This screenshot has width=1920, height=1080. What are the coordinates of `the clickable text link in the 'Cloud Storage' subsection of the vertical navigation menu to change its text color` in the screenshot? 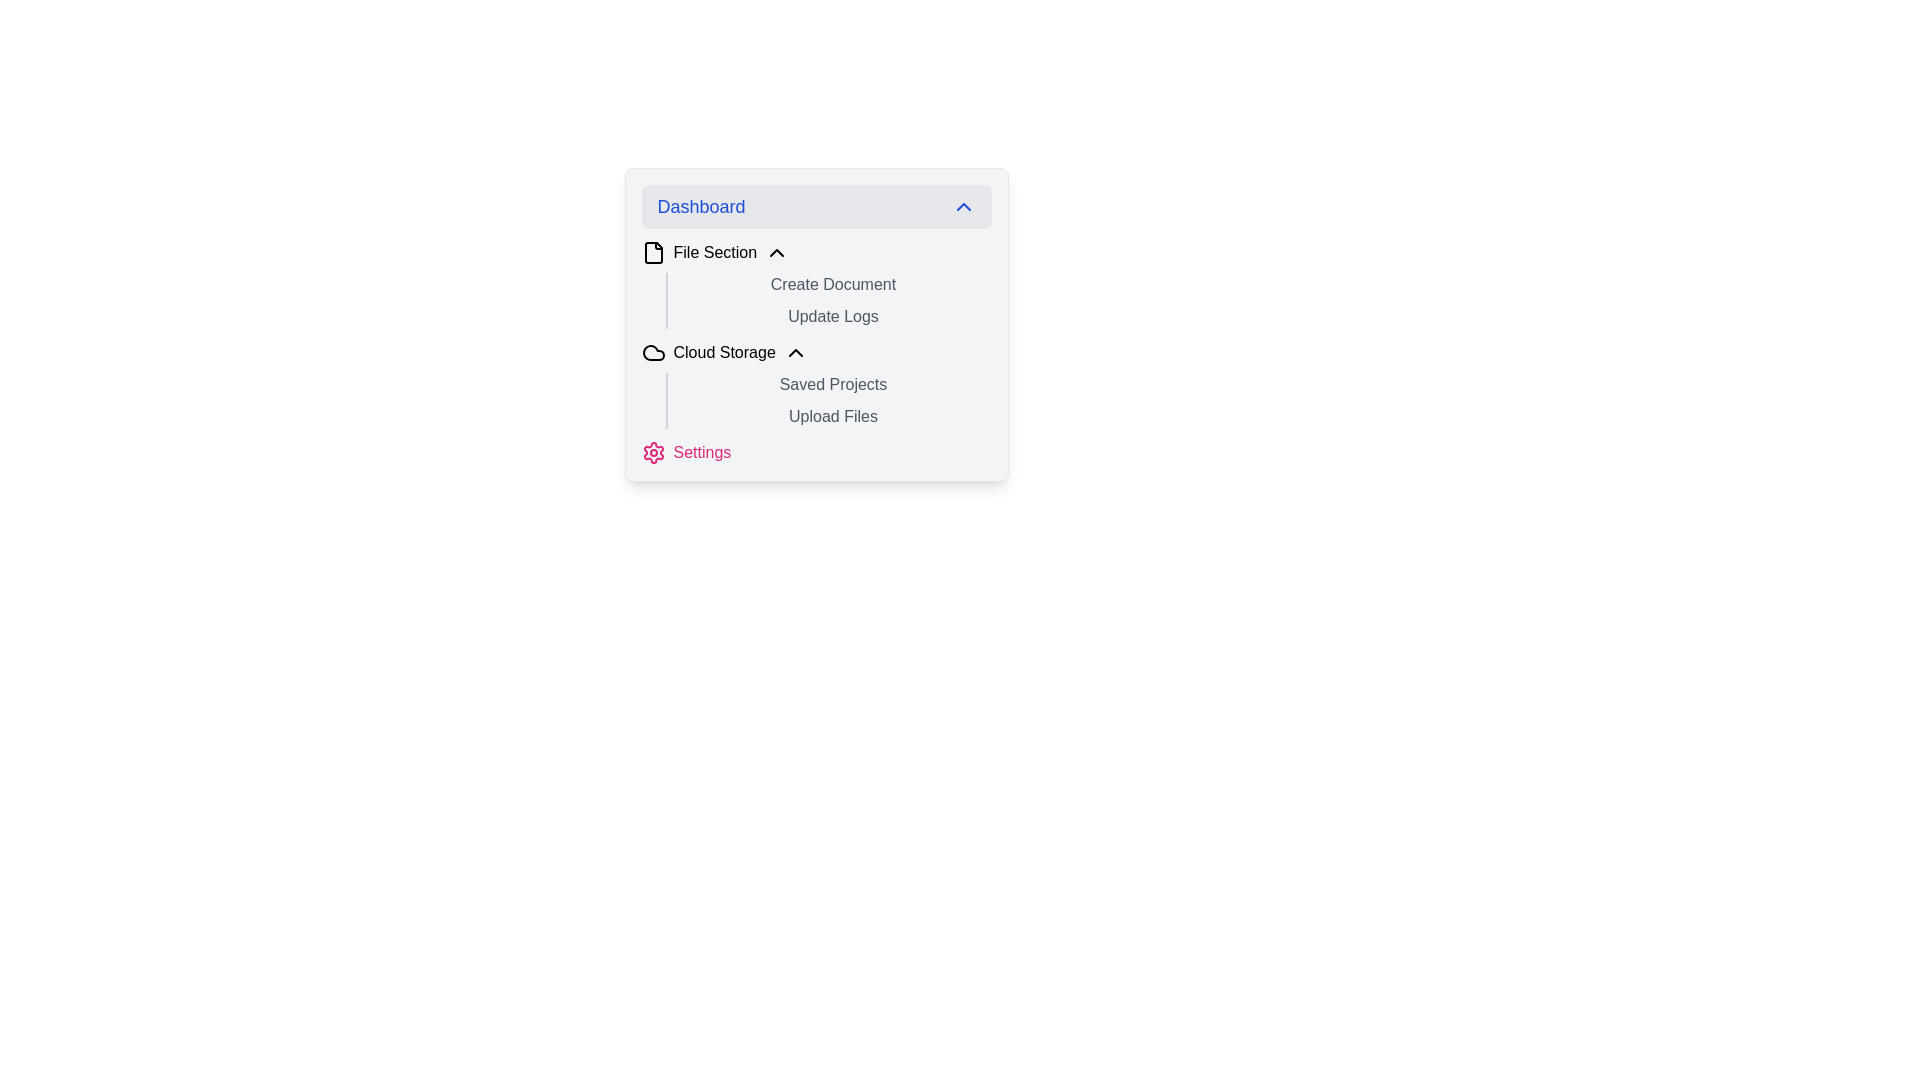 It's located at (829, 415).